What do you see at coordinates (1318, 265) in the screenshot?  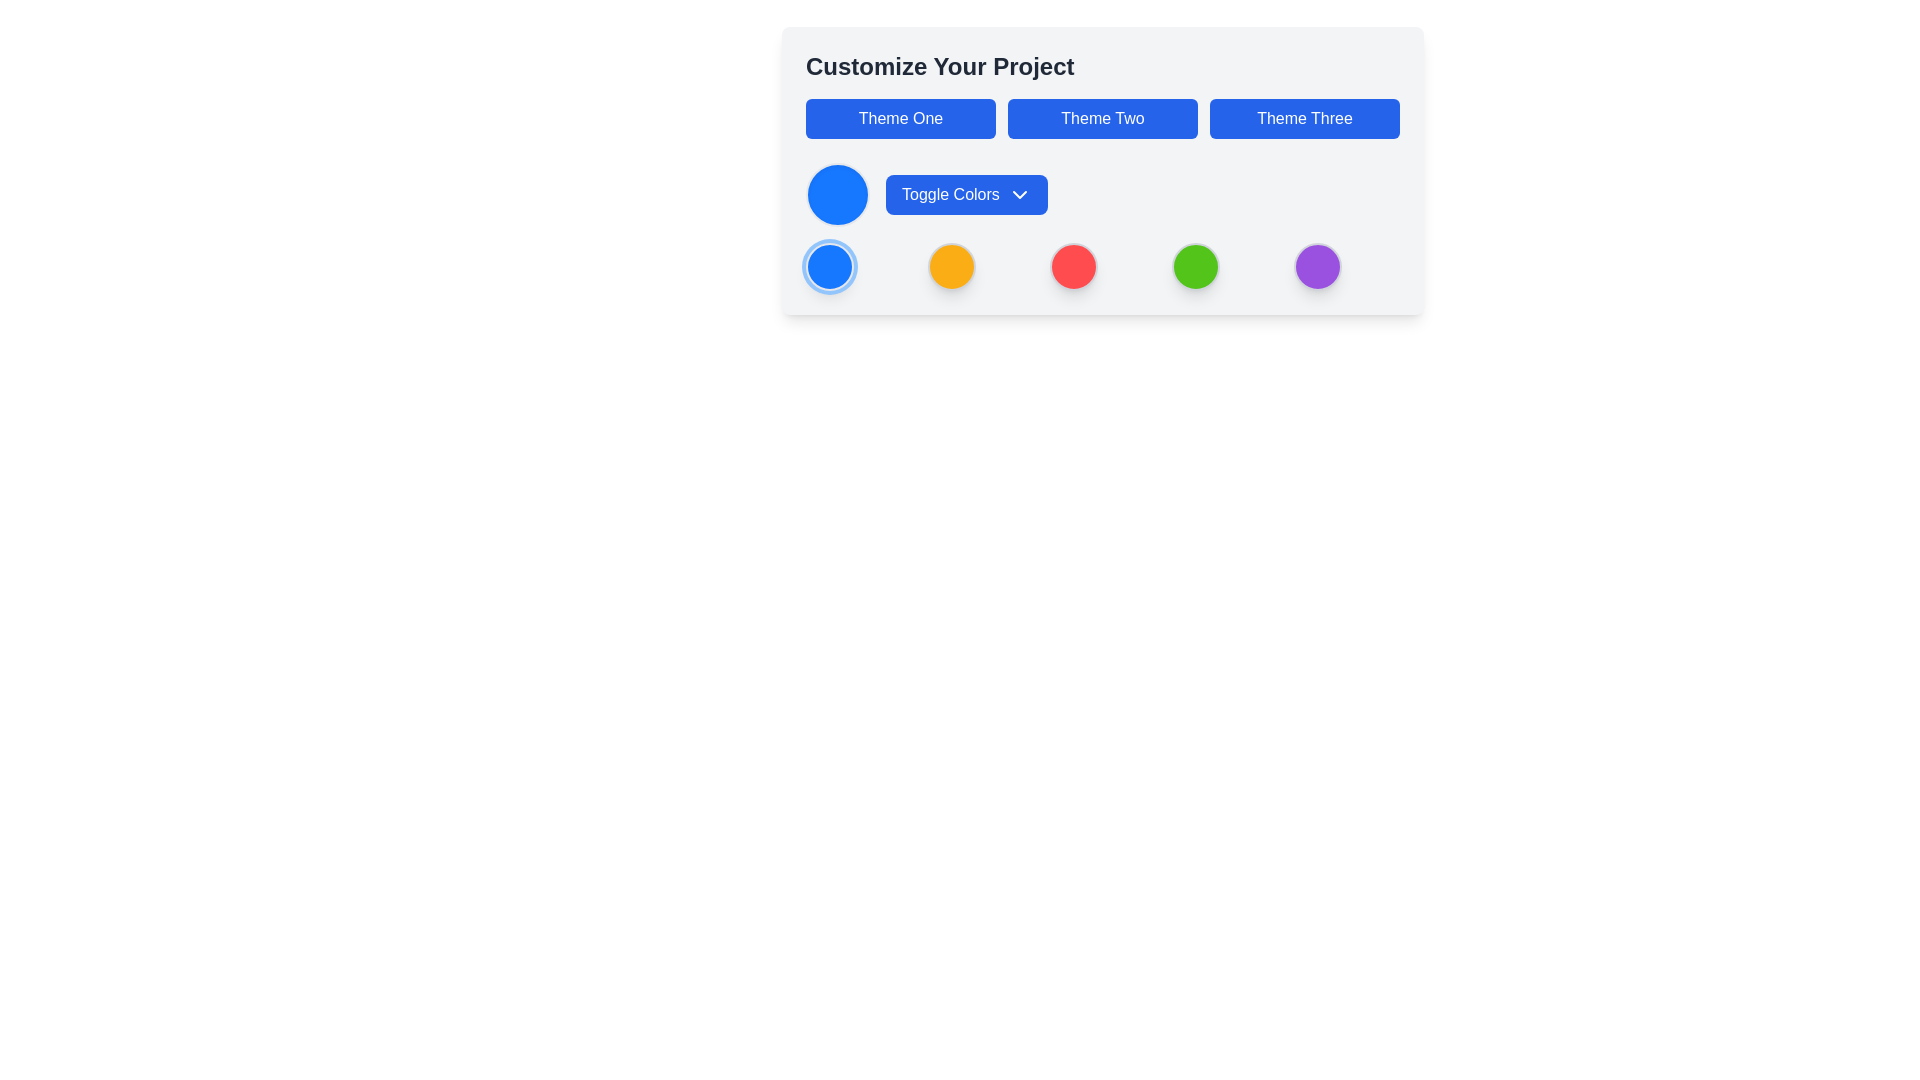 I see `the fifth button in the horizontal sequence that applies a purple-themed option in the customization interface` at bounding box center [1318, 265].